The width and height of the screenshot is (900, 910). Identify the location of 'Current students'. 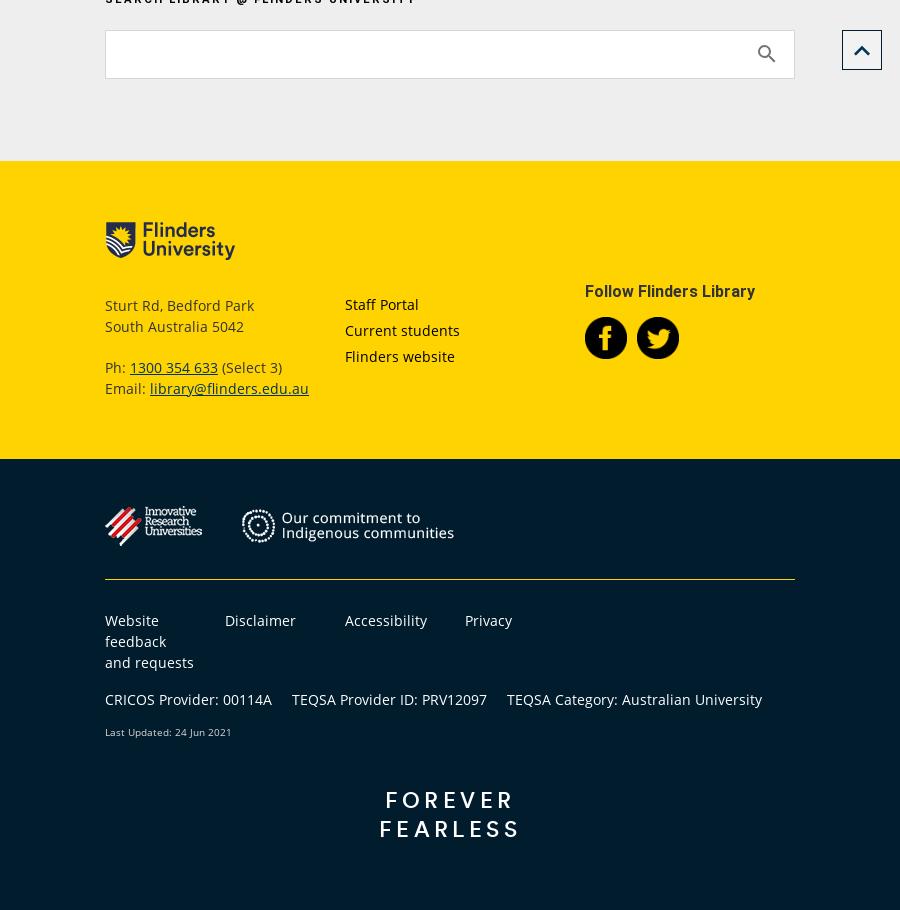
(402, 329).